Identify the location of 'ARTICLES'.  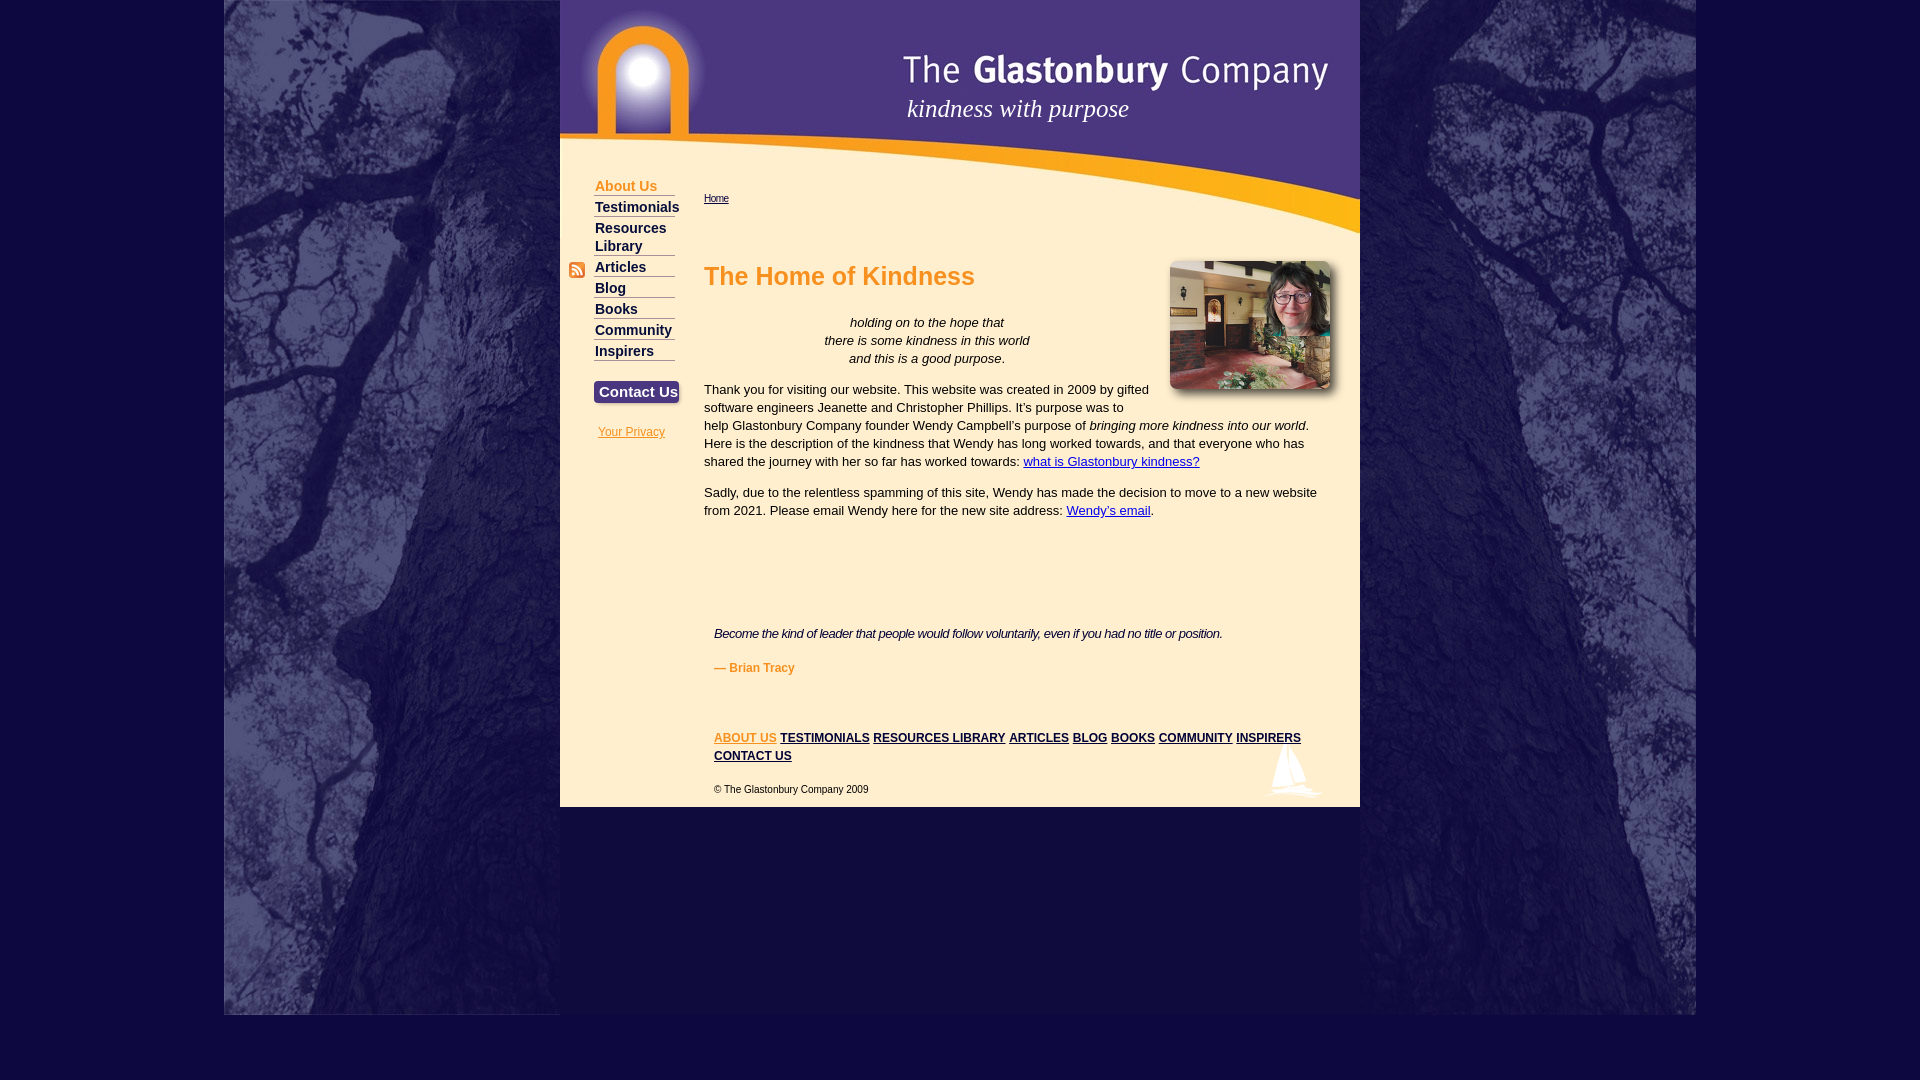
(1038, 737).